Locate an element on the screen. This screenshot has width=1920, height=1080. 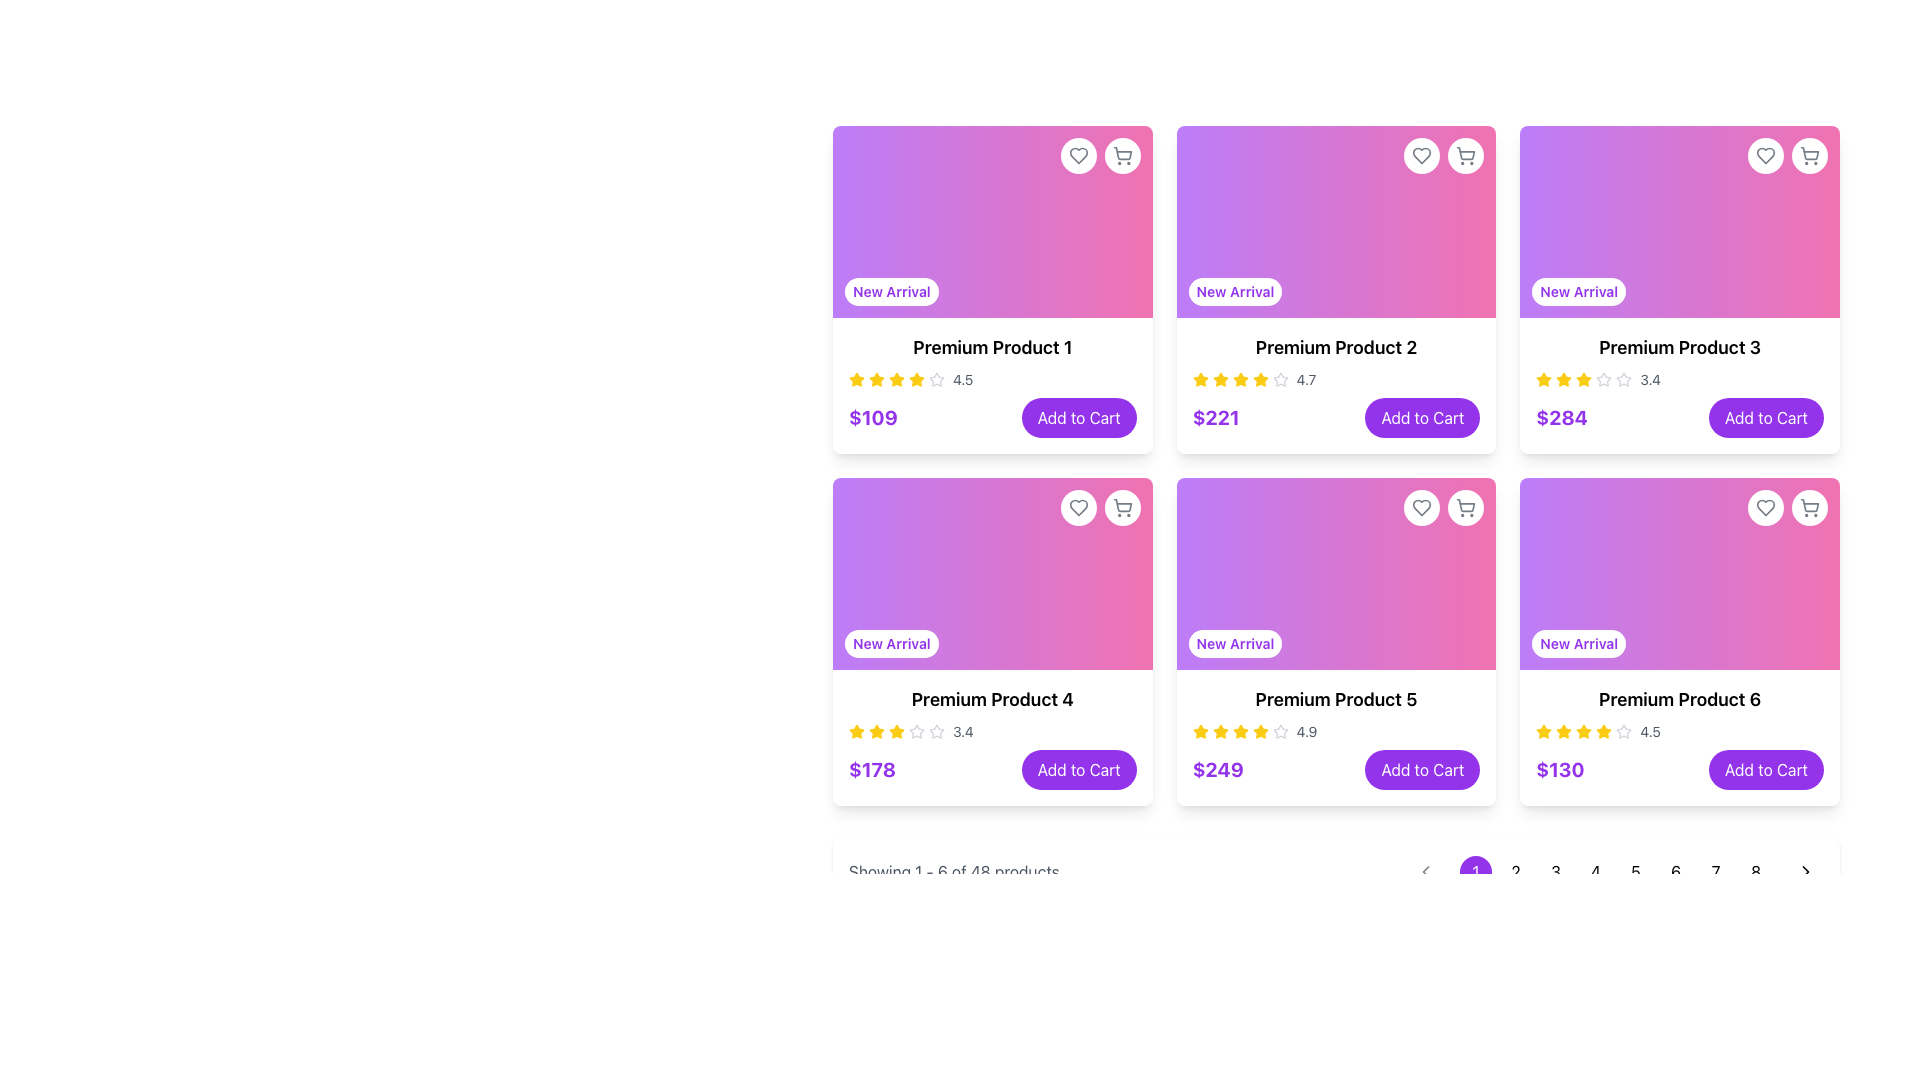
the first star icon in the rating system of the 'Premium Product 6' product card located in the second row of the product grid is located at coordinates (1604, 731).